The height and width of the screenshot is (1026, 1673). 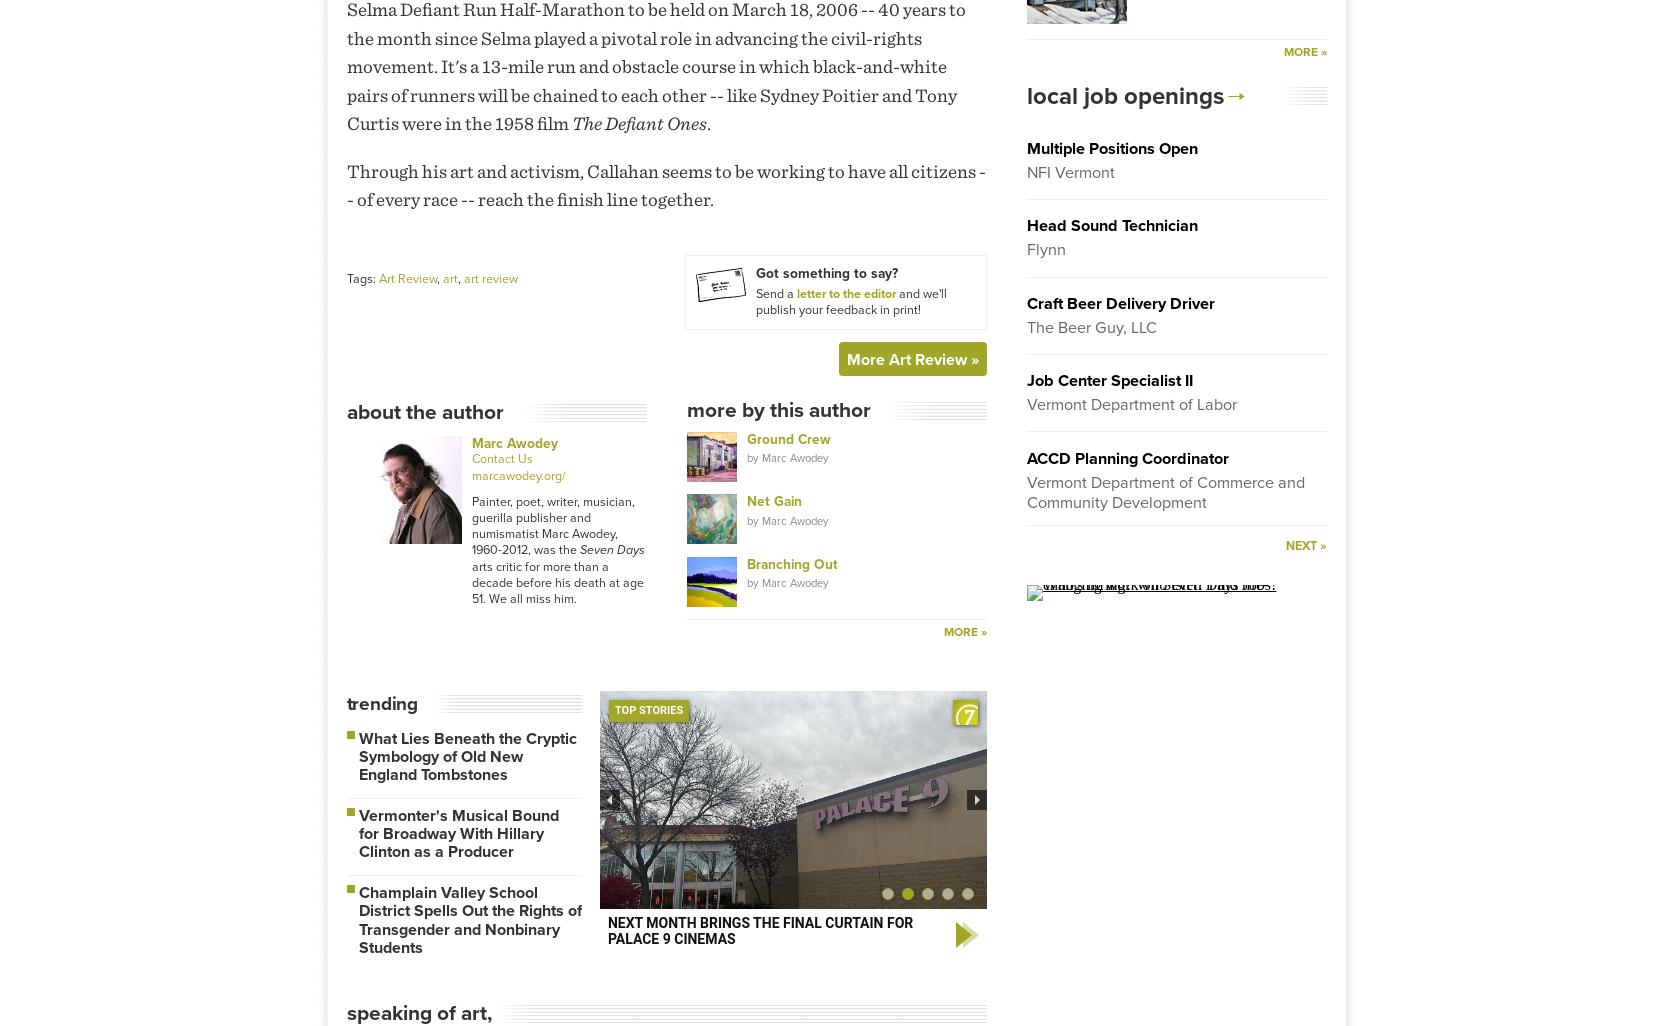 What do you see at coordinates (469, 459) in the screenshot?
I see `'Contact Us'` at bounding box center [469, 459].